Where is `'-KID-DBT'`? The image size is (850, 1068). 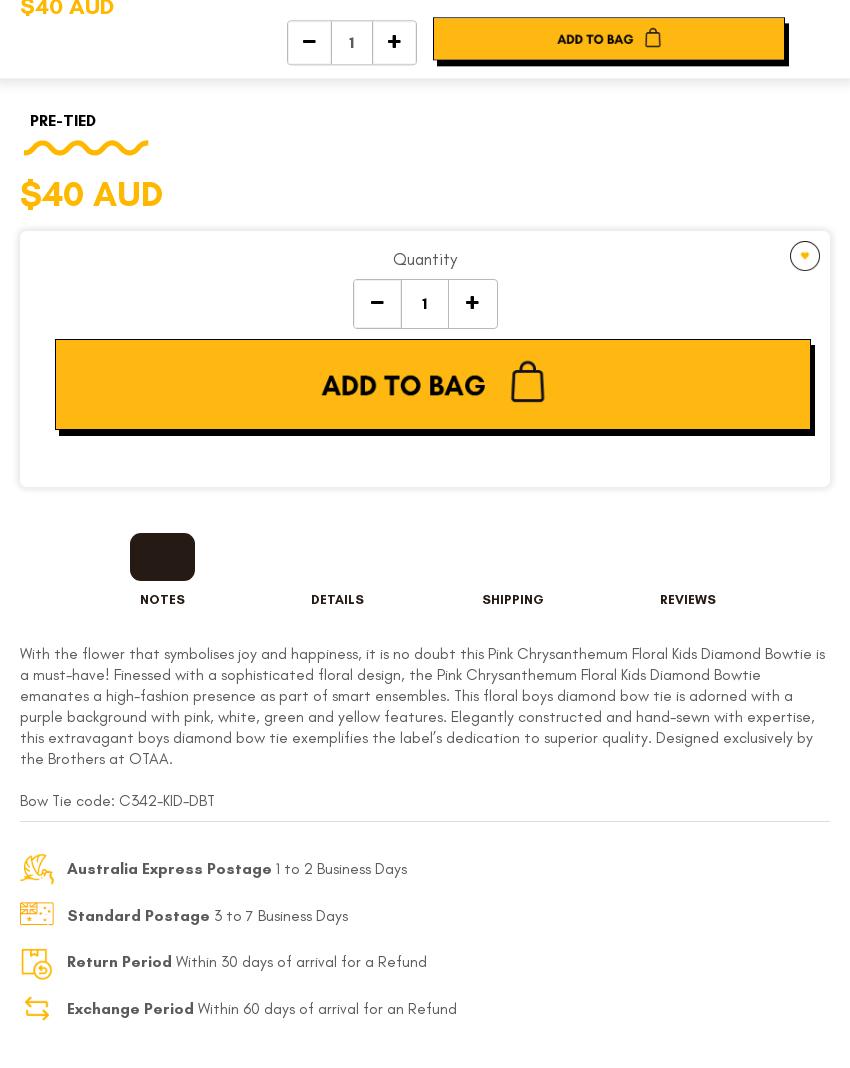
'-KID-DBT' is located at coordinates (156, 799).